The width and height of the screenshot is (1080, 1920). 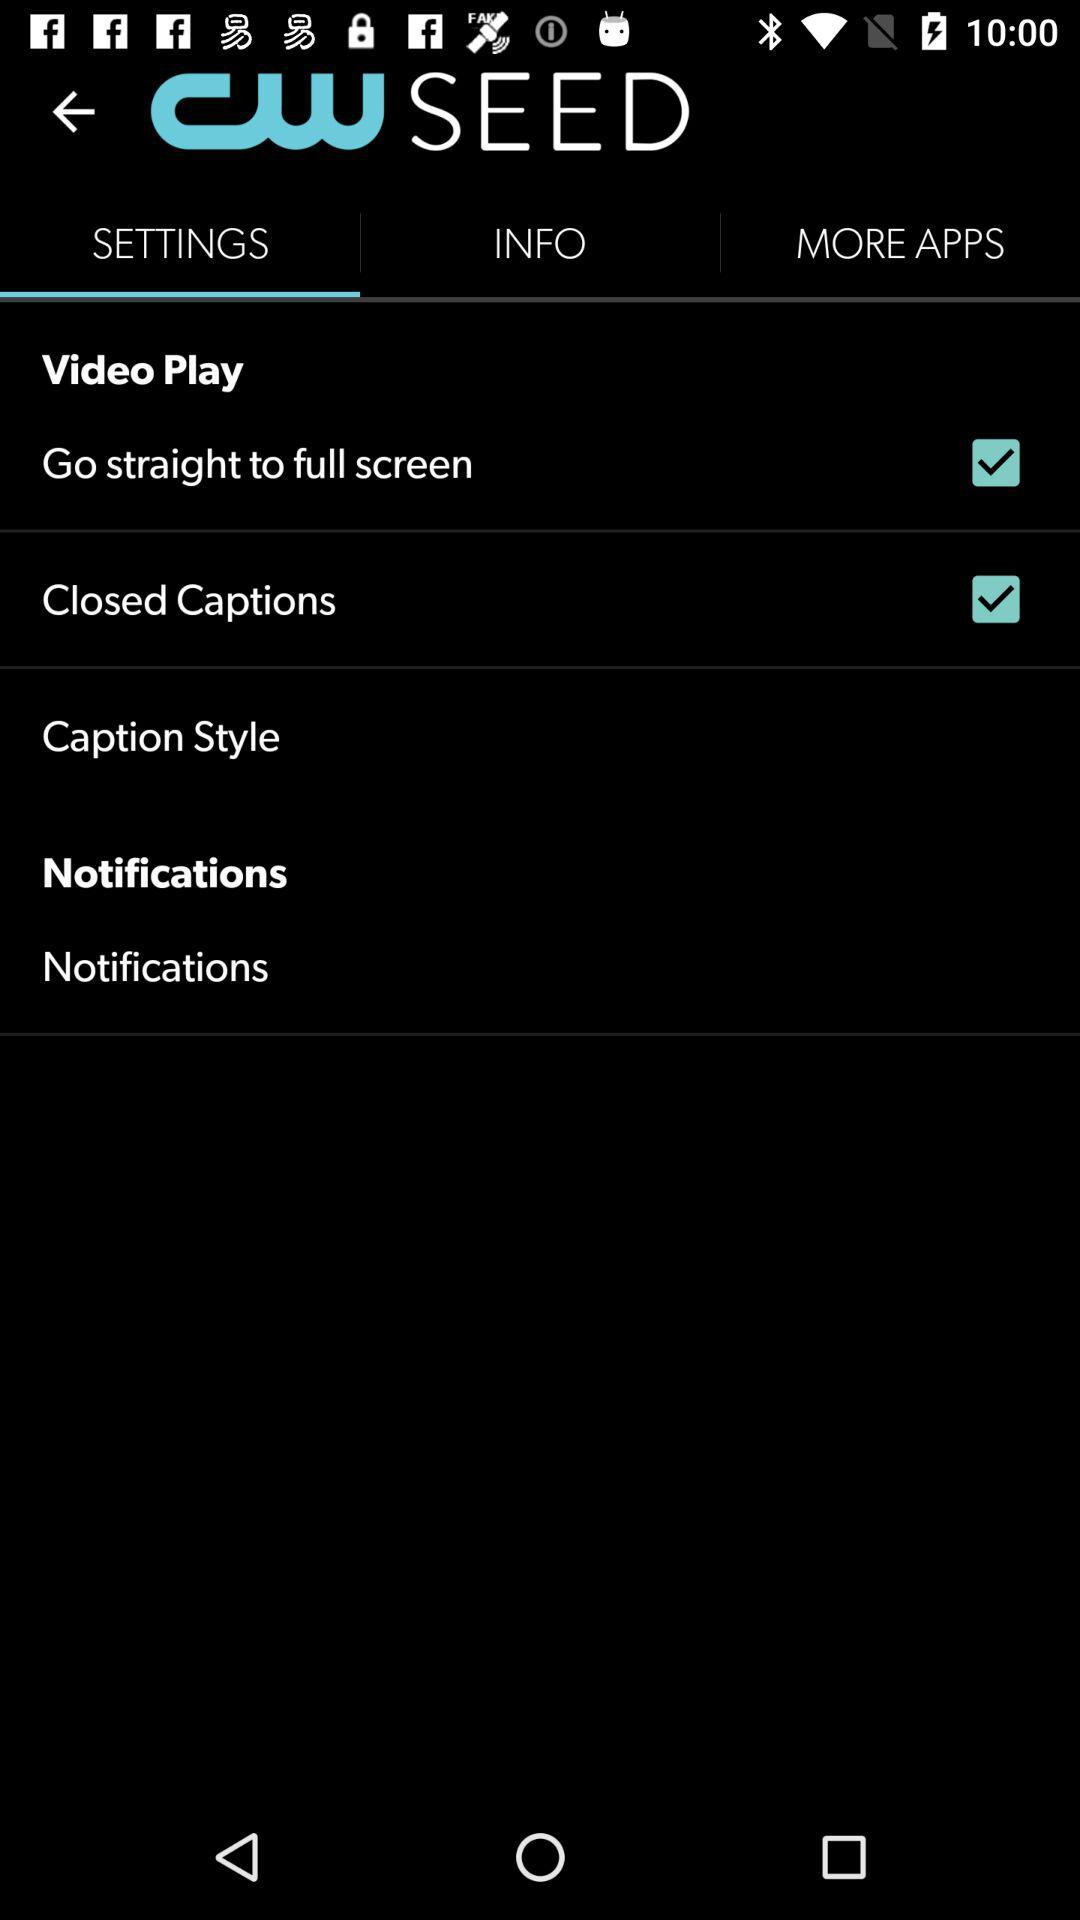 What do you see at coordinates (256, 461) in the screenshot?
I see `go straight to item` at bounding box center [256, 461].